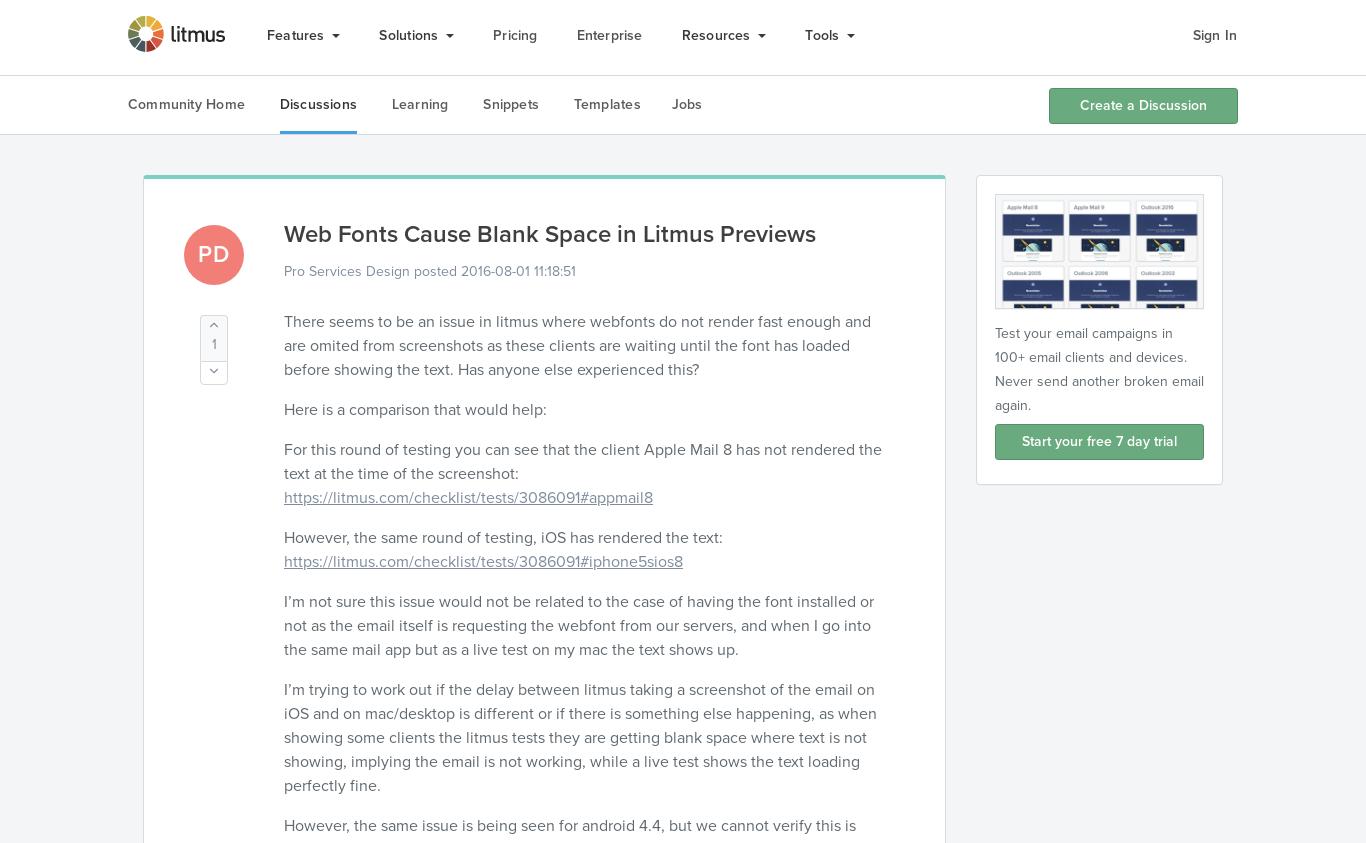 The image size is (1366, 843). I want to click on 'Web Fonts Cause Blank Space in Litmus Previews', so click(549, 234).